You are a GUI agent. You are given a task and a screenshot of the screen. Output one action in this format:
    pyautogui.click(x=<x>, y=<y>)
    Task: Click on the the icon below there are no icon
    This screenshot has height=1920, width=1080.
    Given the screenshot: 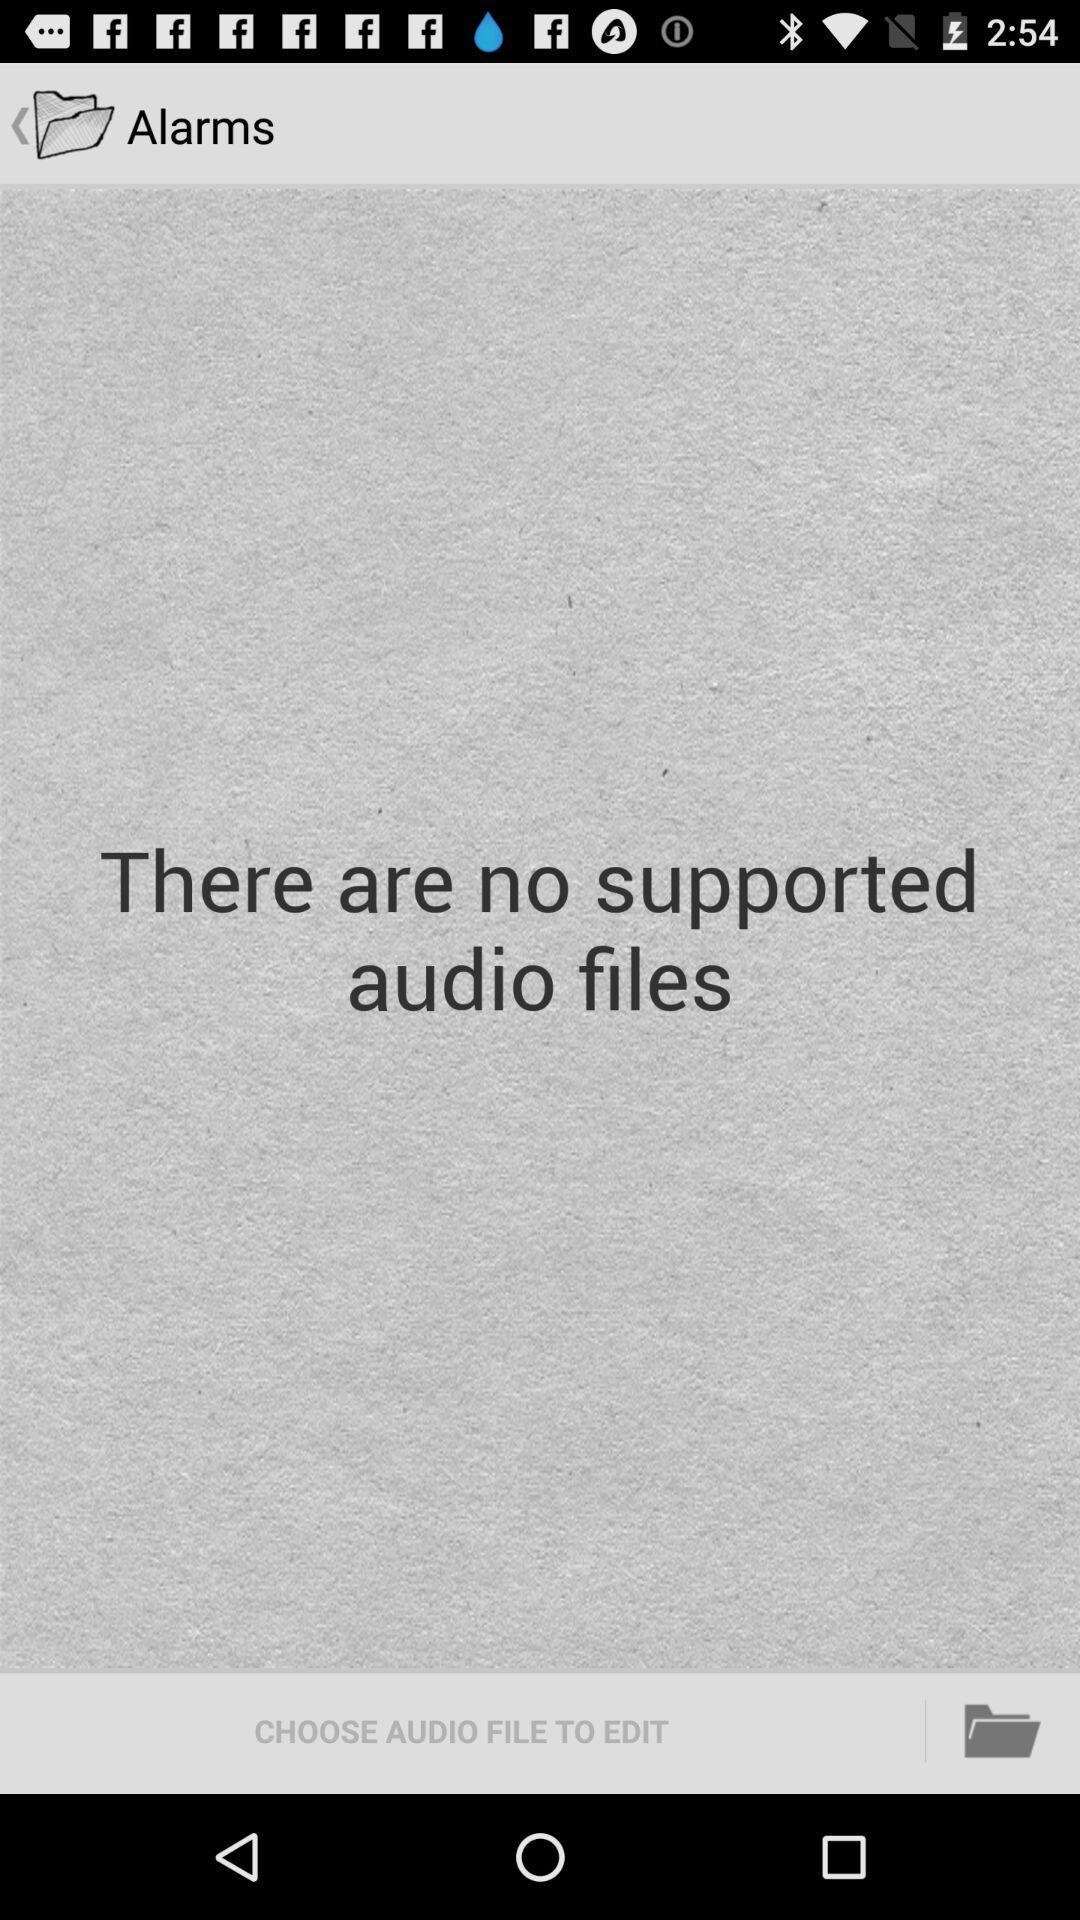 What is the action you would take?
    pyautogui.click(x=461, y=1730)
    